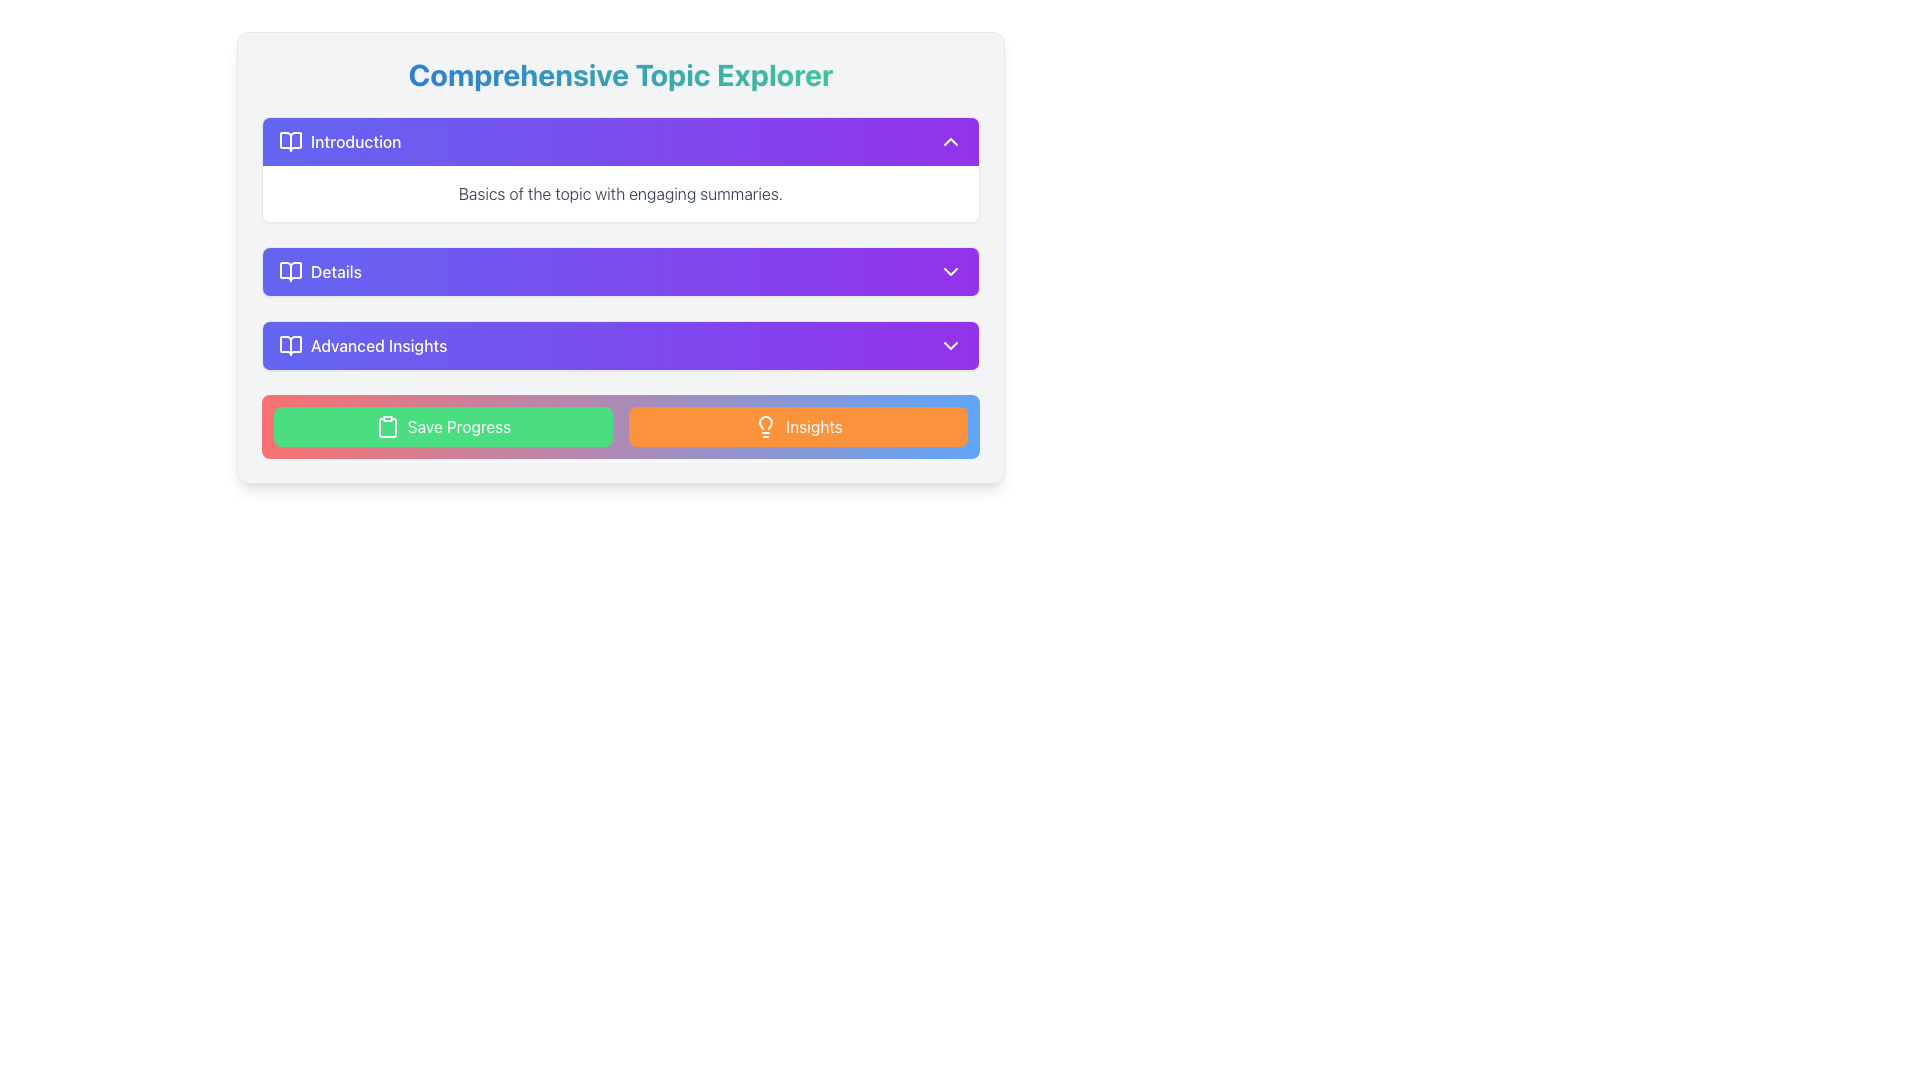  I want to click on the open book icon located to the left of the 'Advanced Insights' label, so click(290, 345).